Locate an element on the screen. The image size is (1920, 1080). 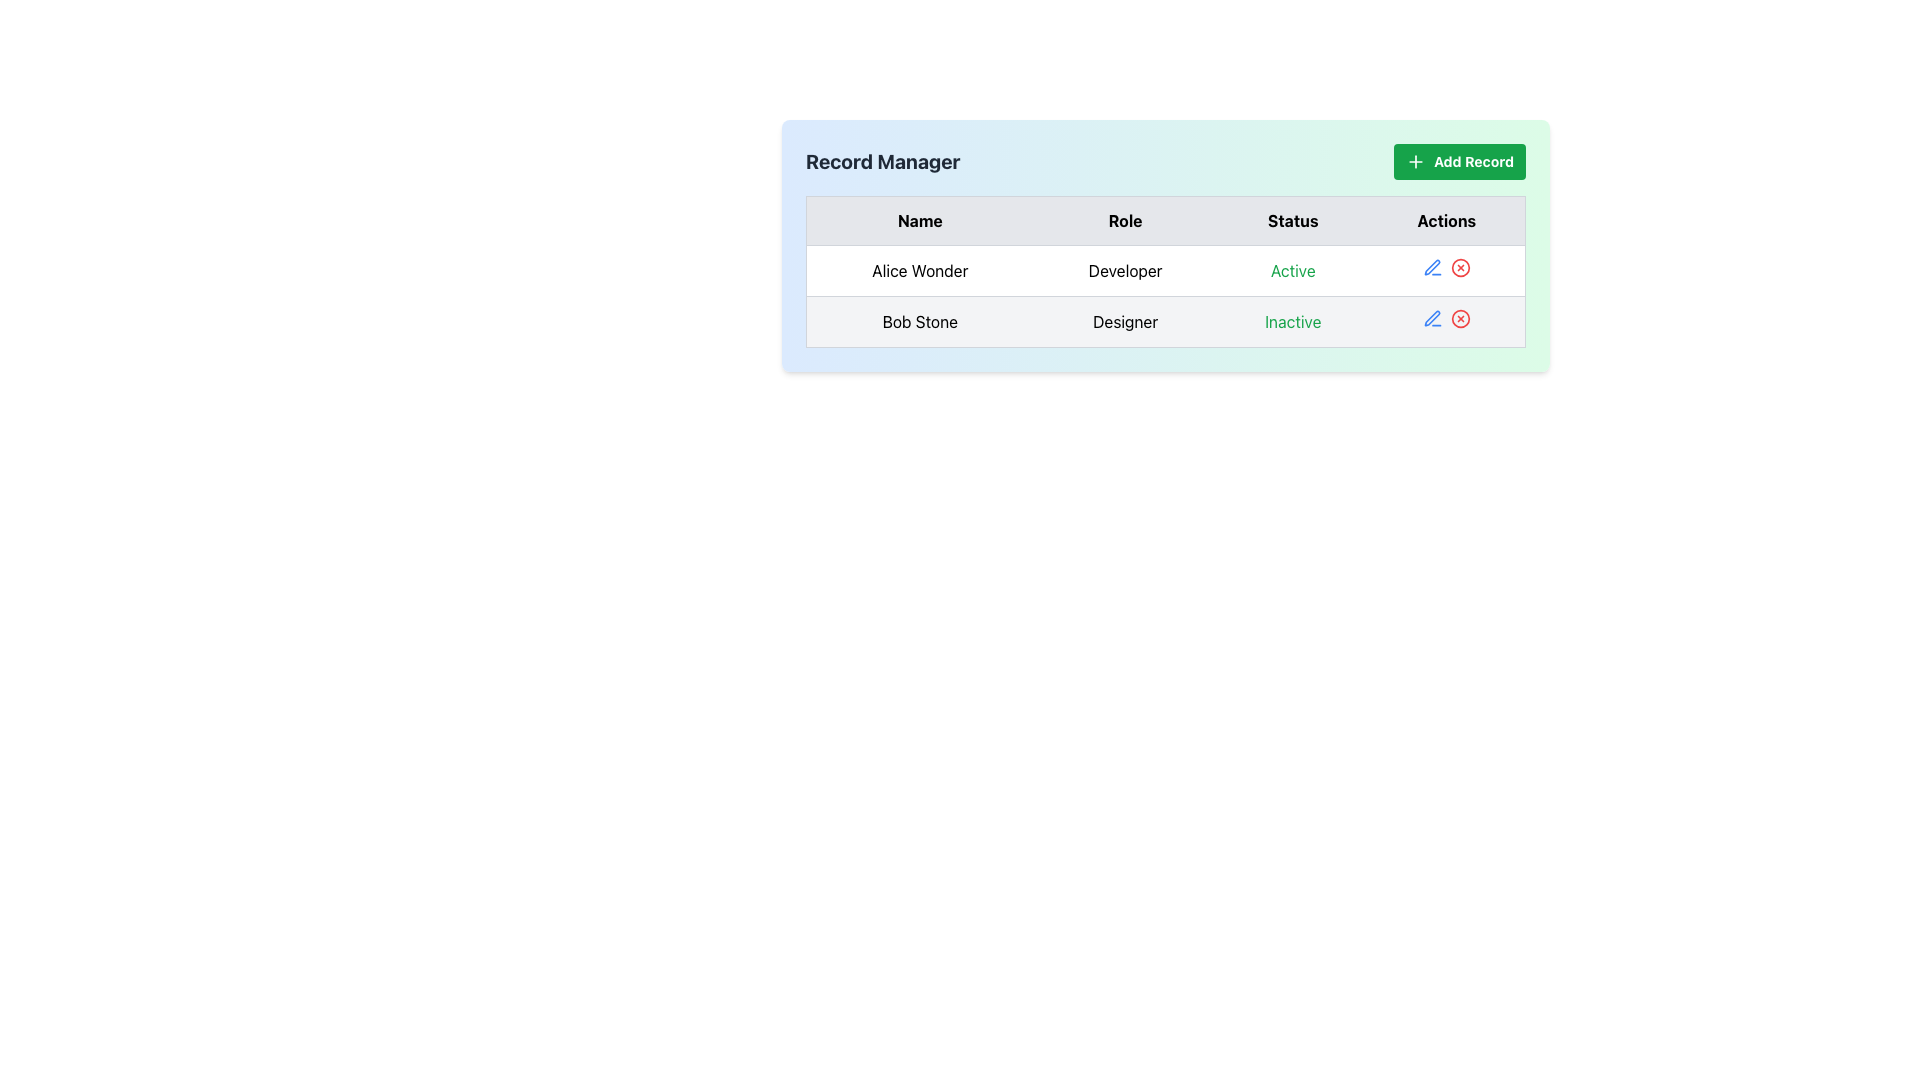
the pen icon button in the 'Actions' column of the second row is located at coordinates (1430, 316).